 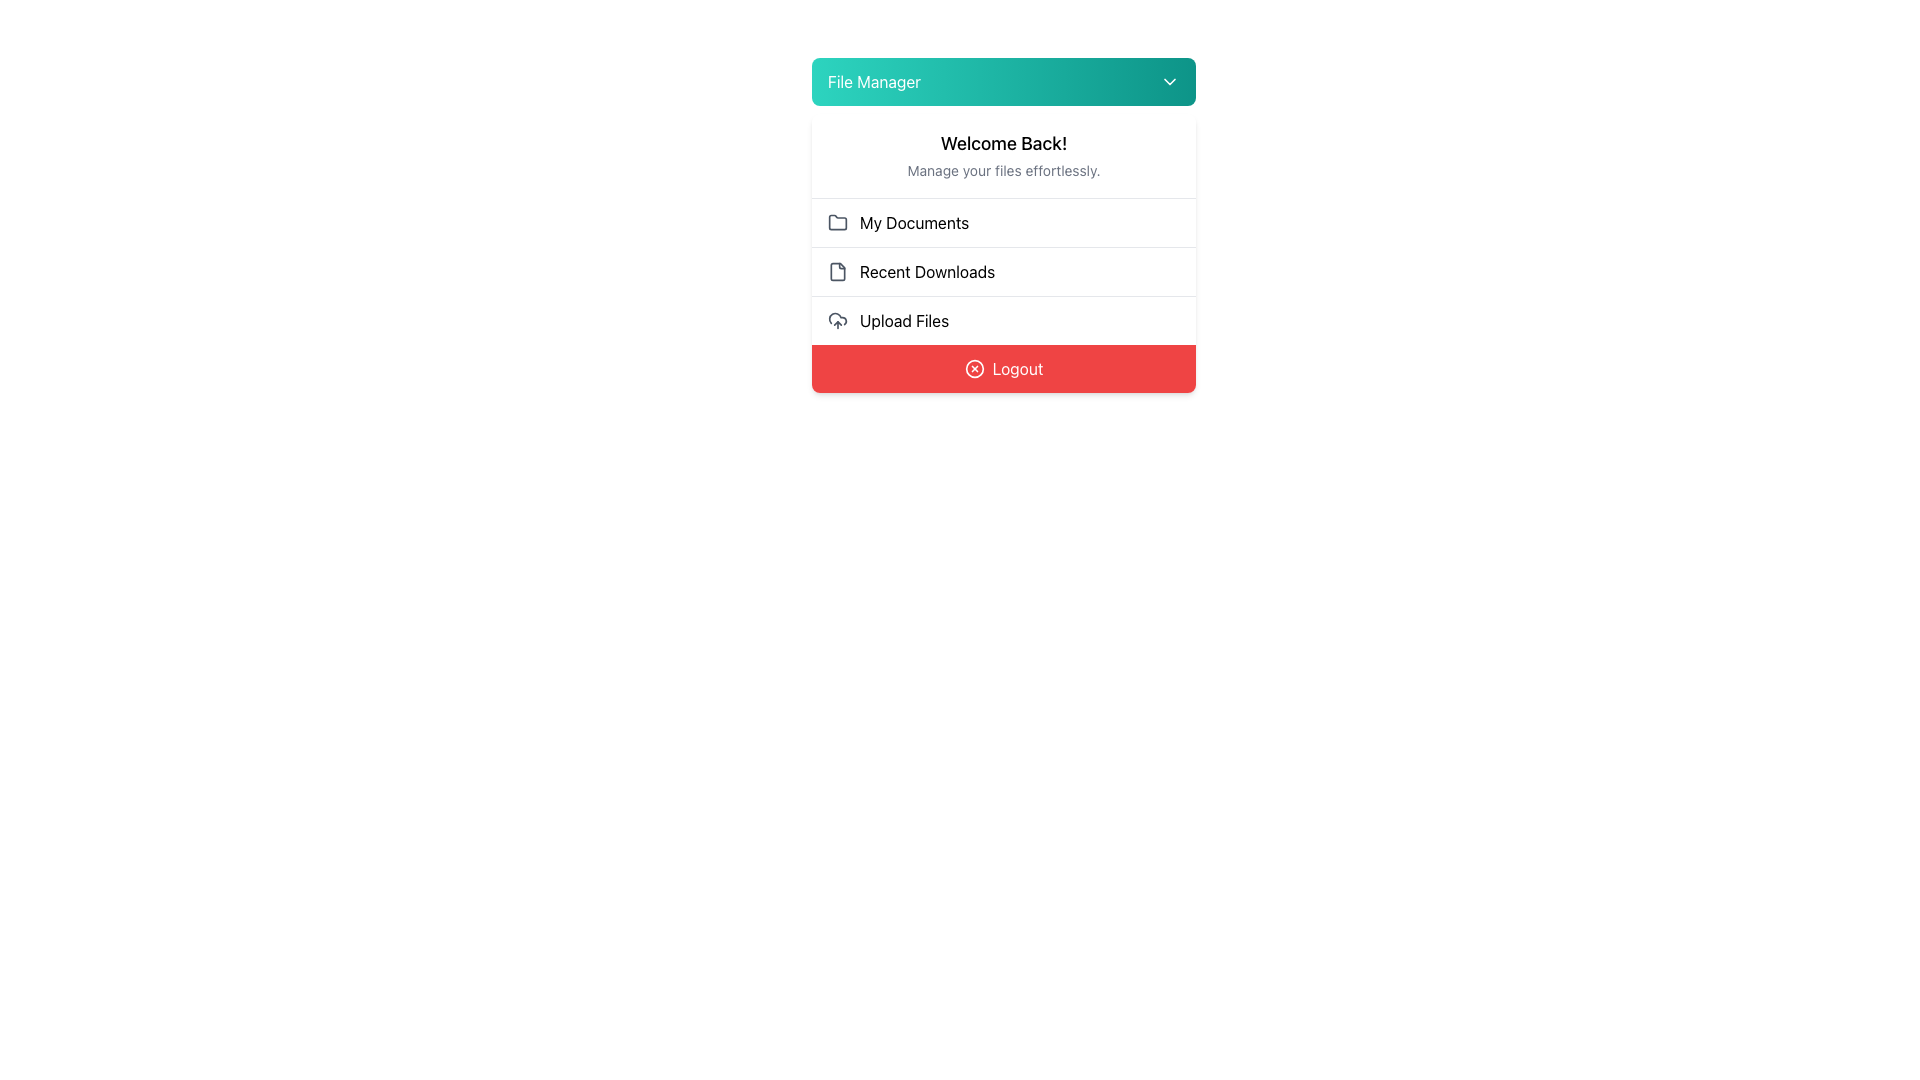 I want to click on the 'Upload Files' text label, which is part of a vertical menu structure and located below the 'Recent Downloads' item, featuring a sans-serif font and an icon to its left, so click(x=903, y=319).